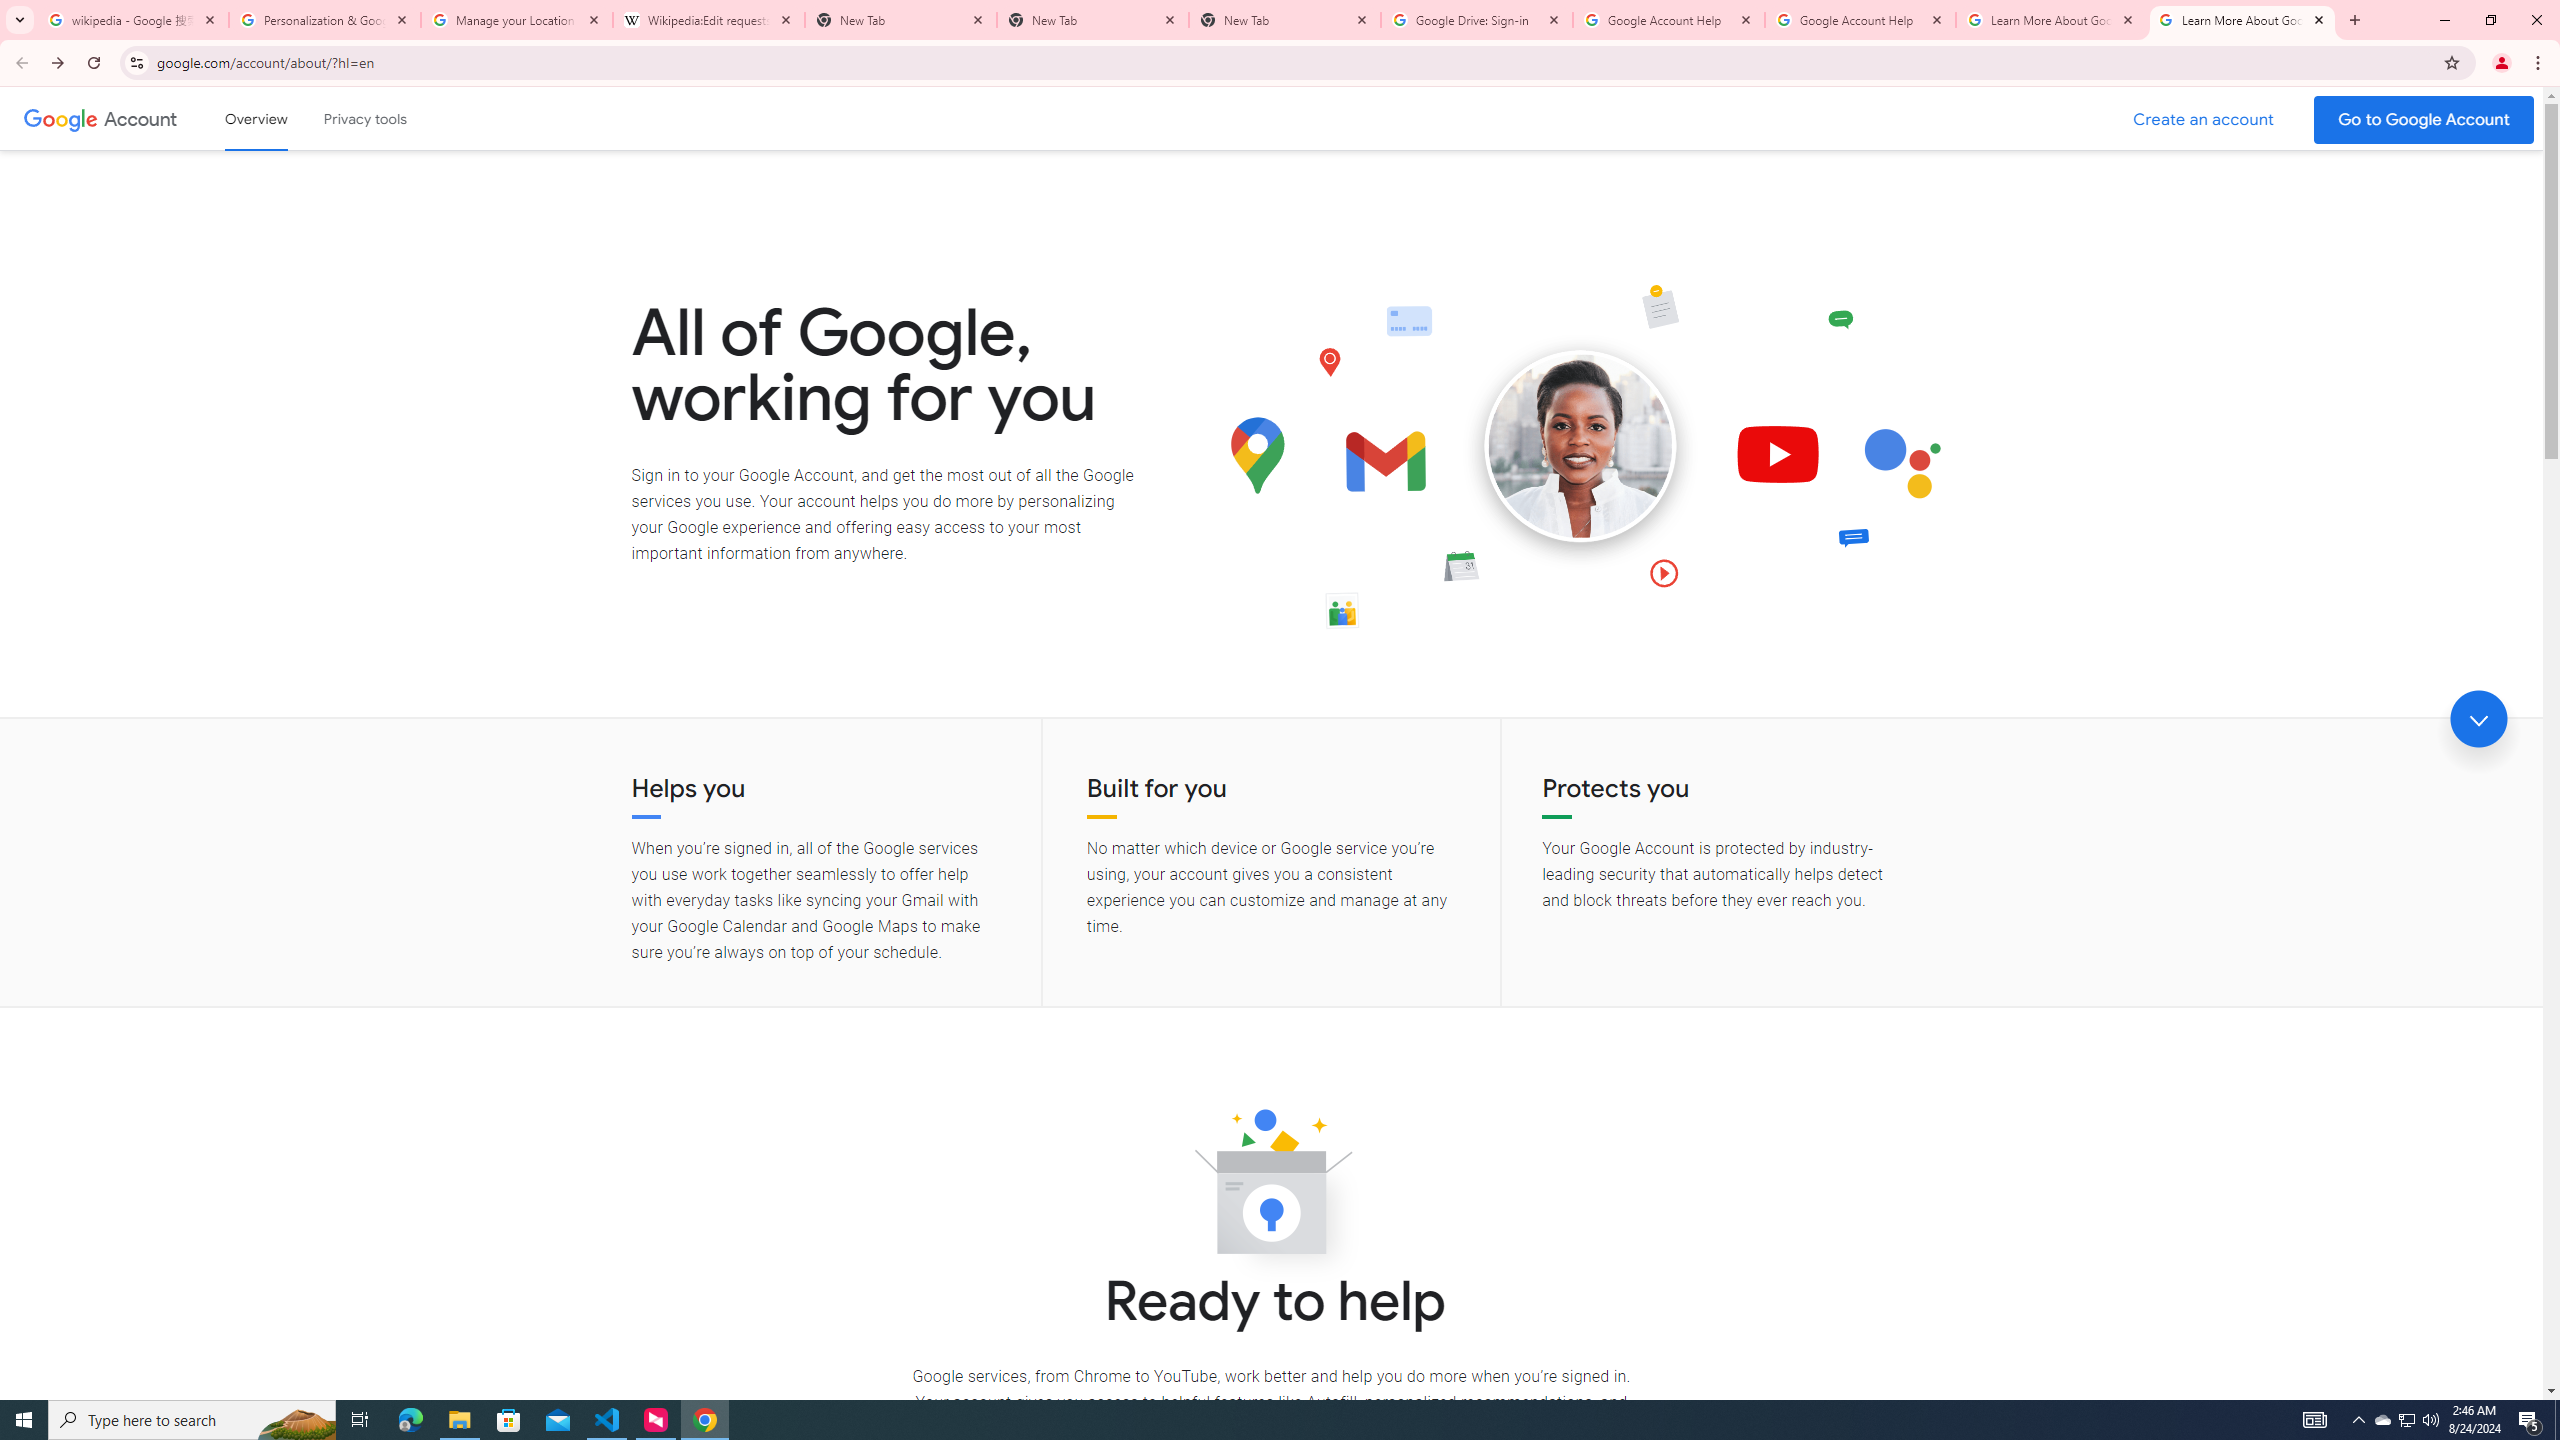 The image size is (2560, 1440). Describe the element at coordinates (2424, 119) in the screenshot. I see `'Go to your Google Account'` at that location.